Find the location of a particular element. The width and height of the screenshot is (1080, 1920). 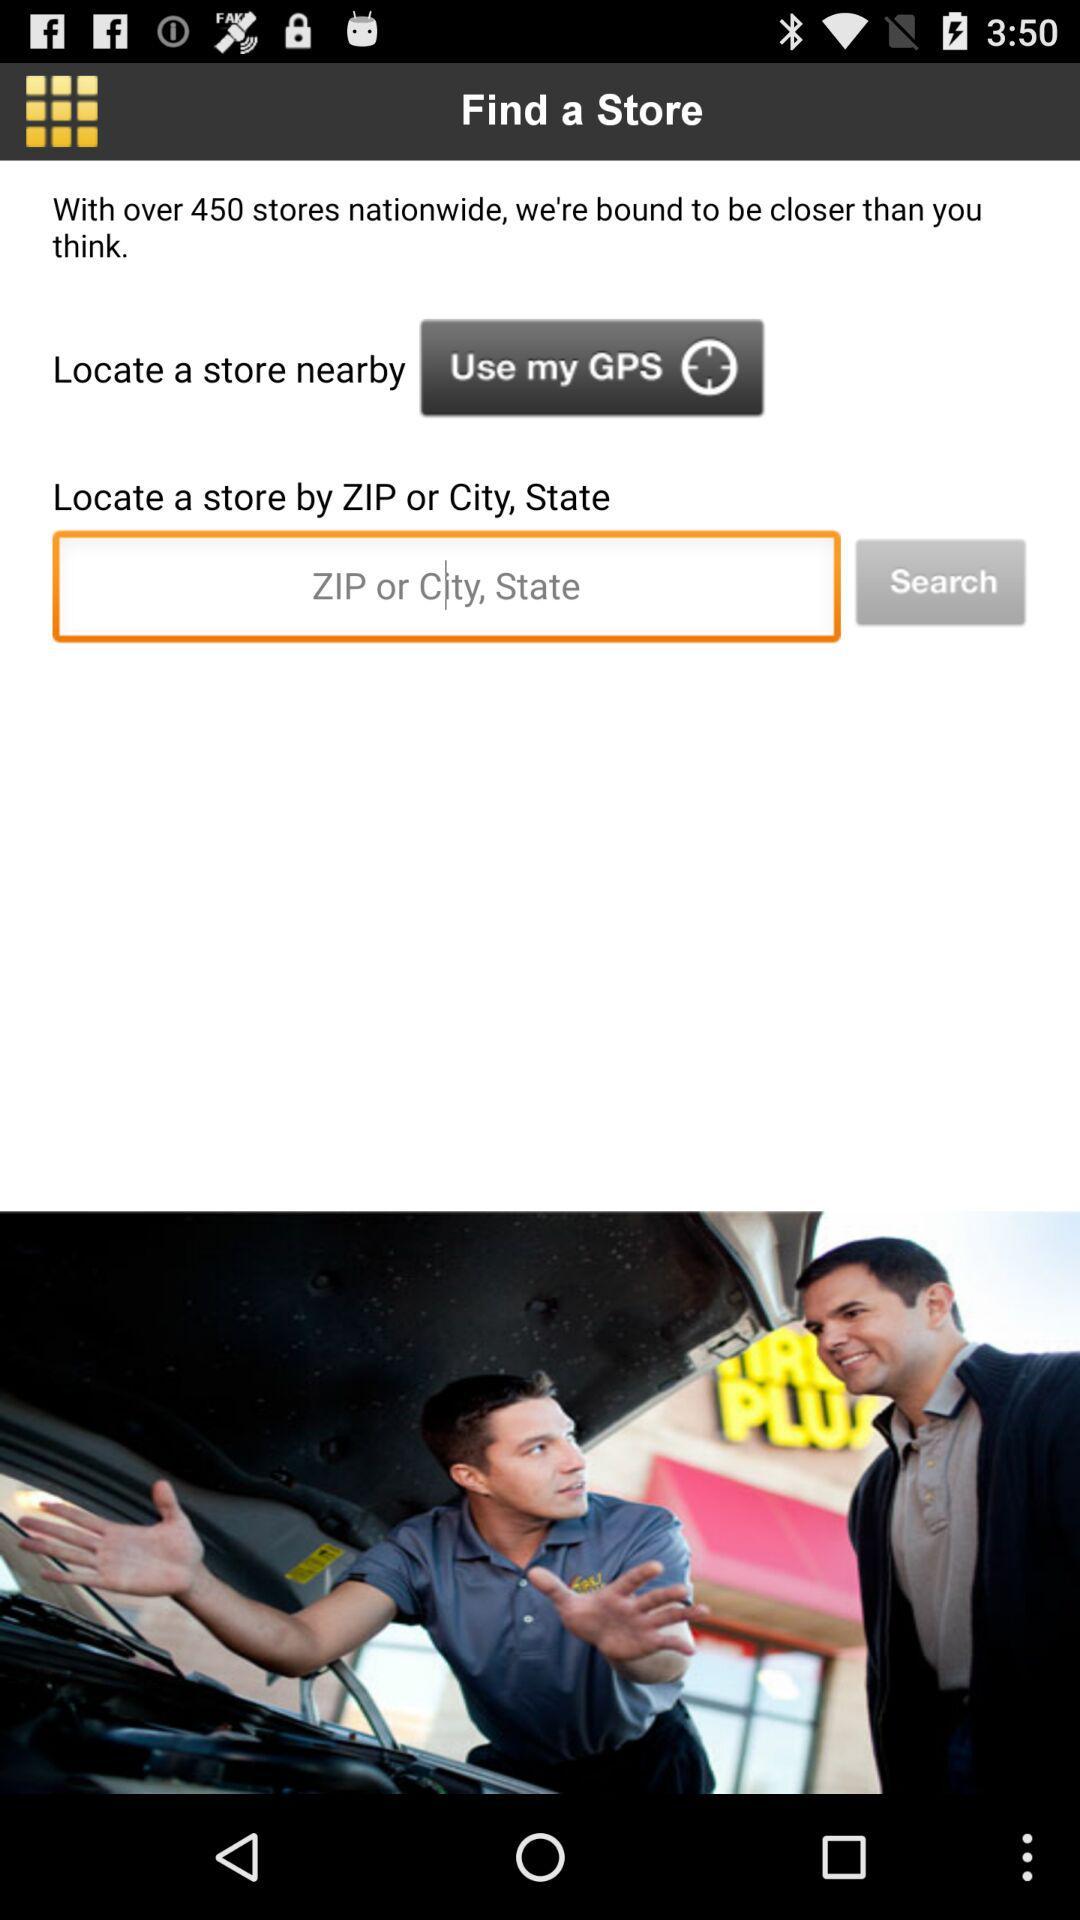

the dashboard icon is located at coordinates (60, 118).